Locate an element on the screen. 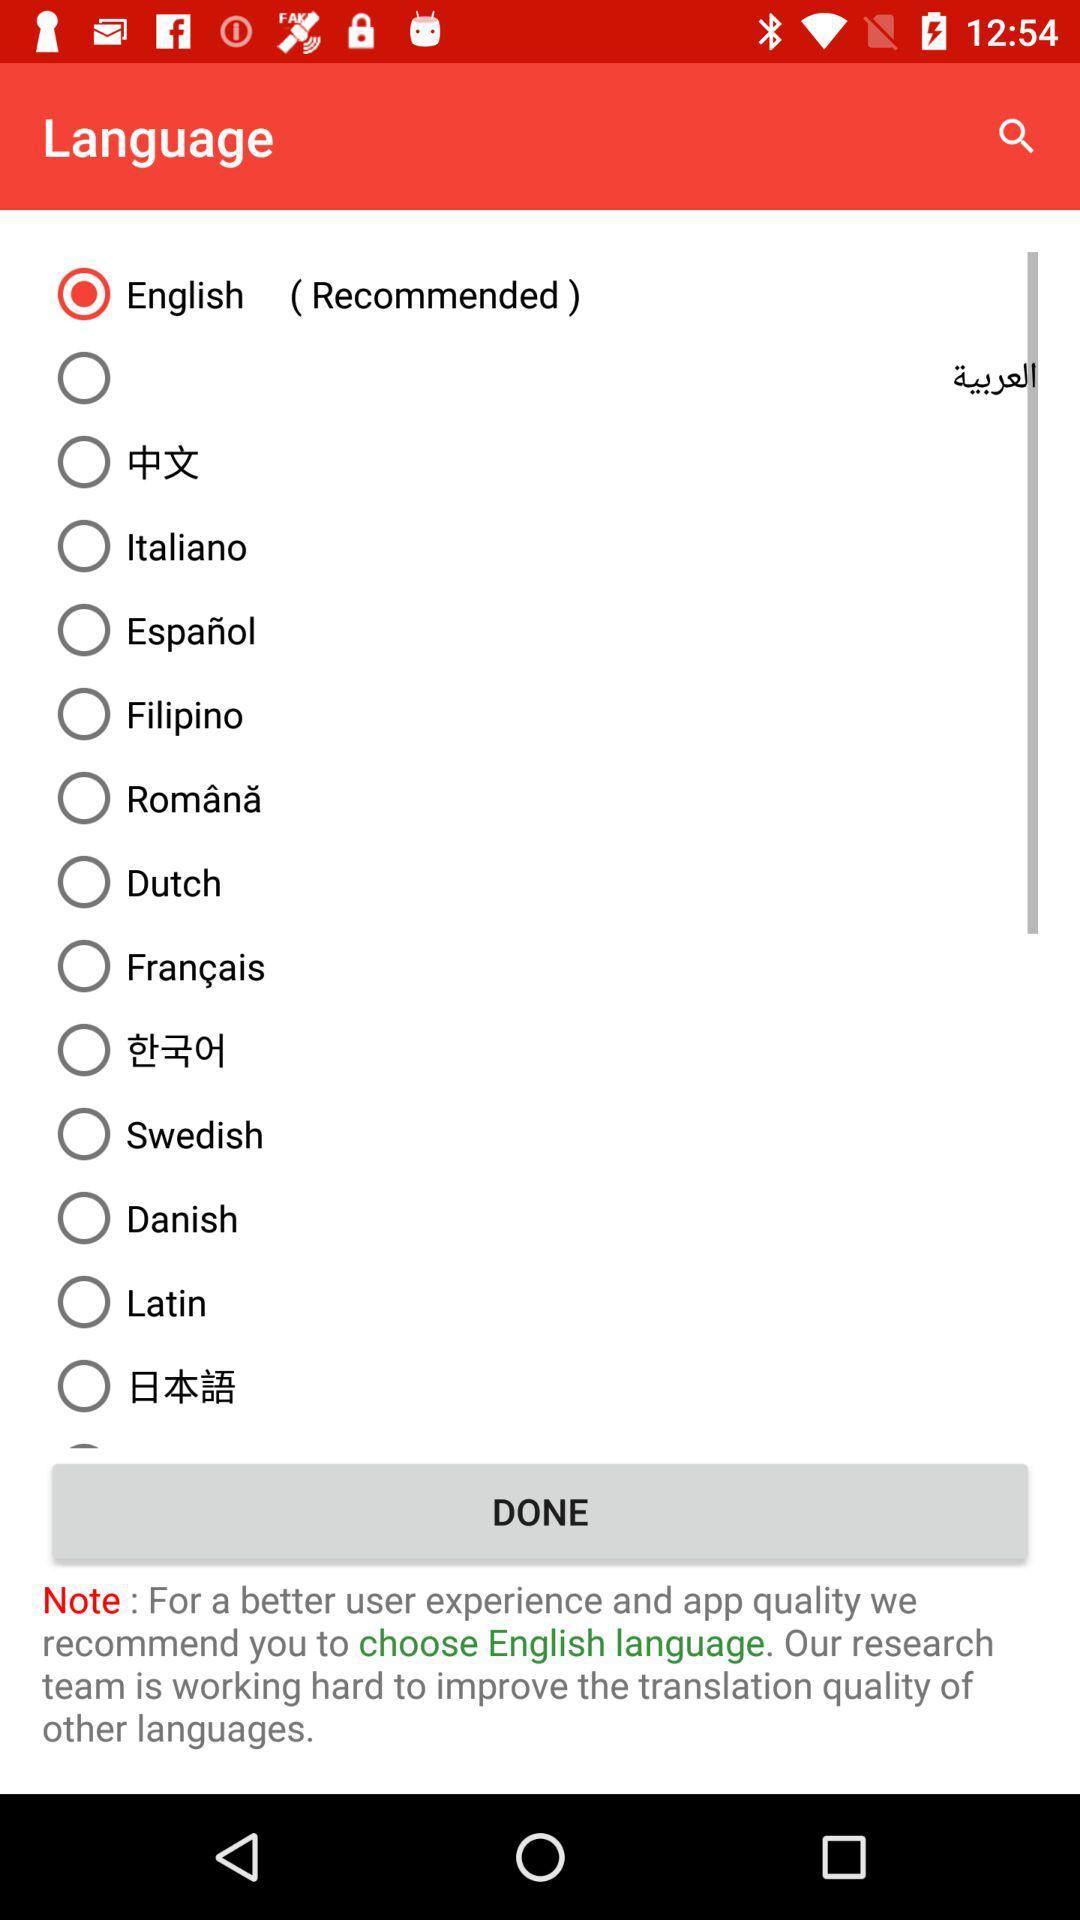 This screenshot has height=1920, width=1080. the item to the right of language app is located at coordinates (1017, 135).